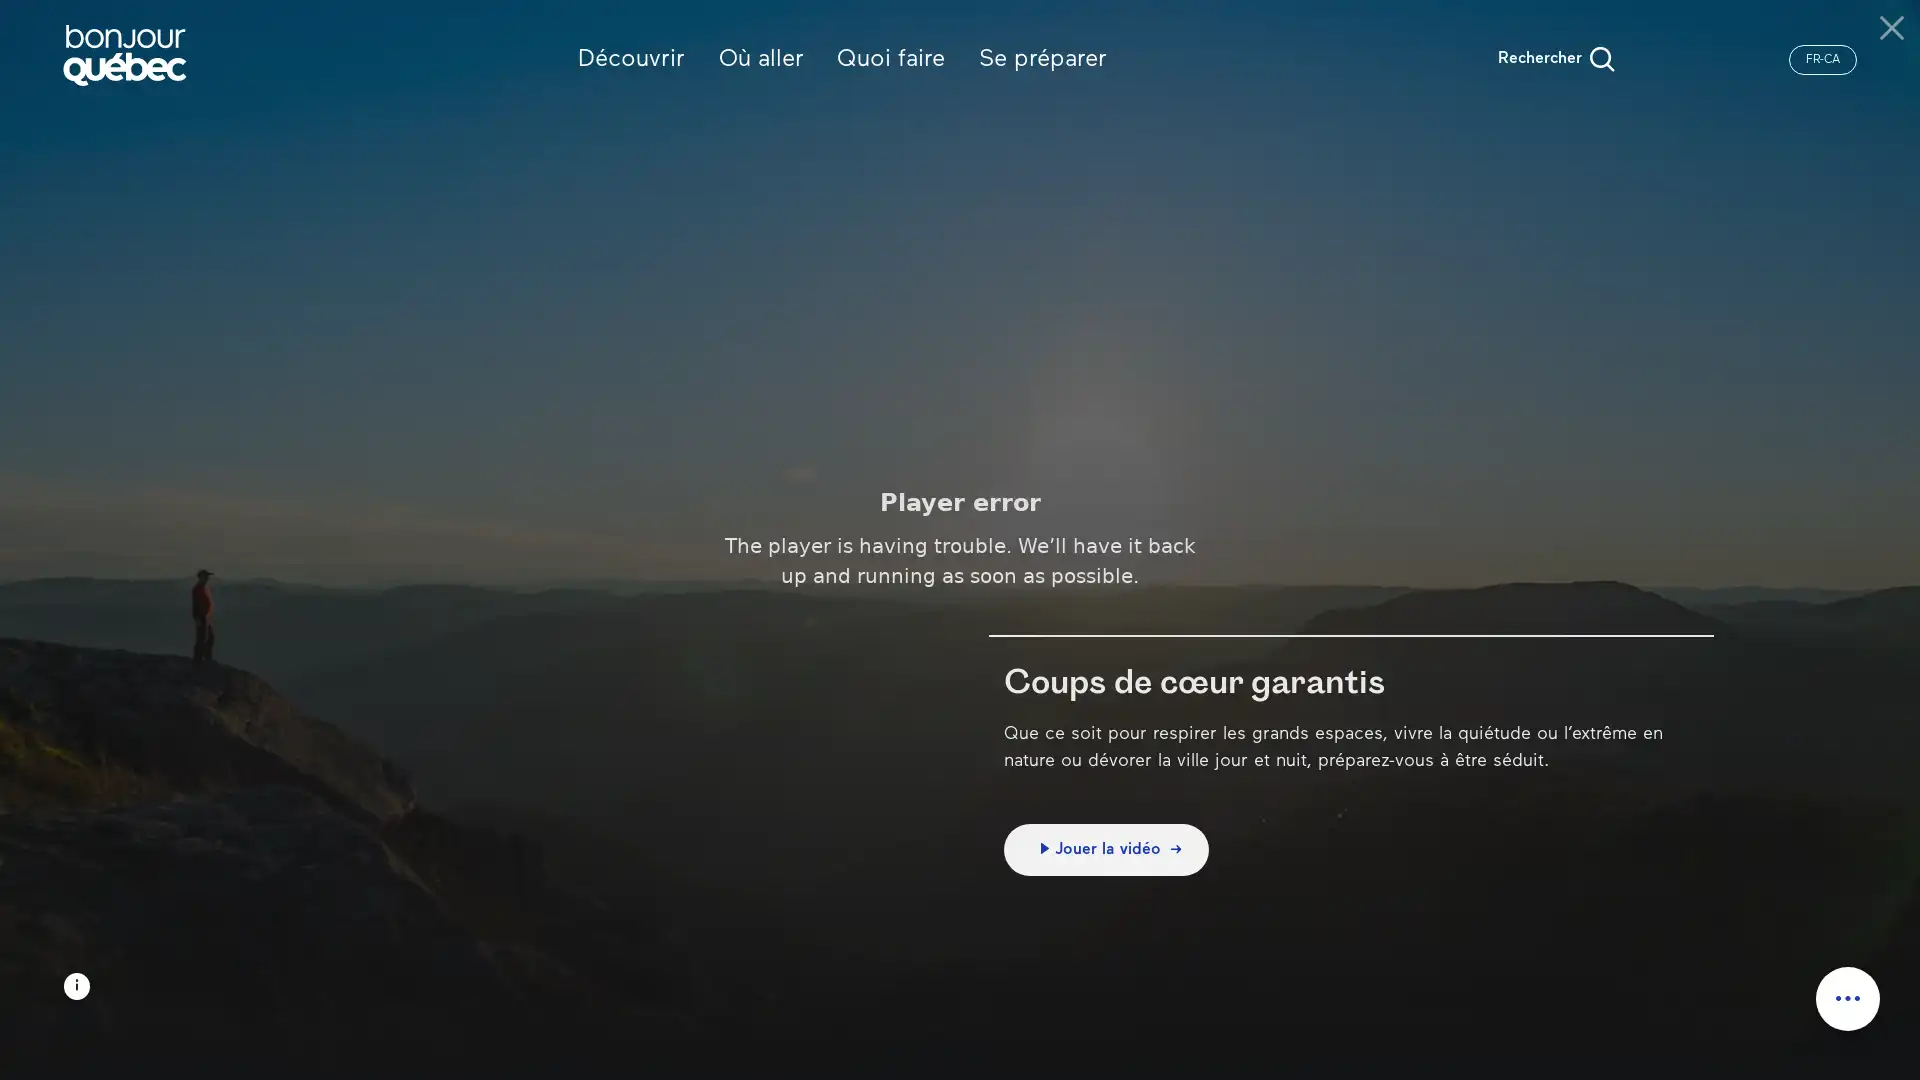 Image resolution: width=1920 pixels, height=1080 pixels. What do you see at coordinates (1559, 193) in the screenshot?
I see `Rechercher` at bounding box center [1559, 193].